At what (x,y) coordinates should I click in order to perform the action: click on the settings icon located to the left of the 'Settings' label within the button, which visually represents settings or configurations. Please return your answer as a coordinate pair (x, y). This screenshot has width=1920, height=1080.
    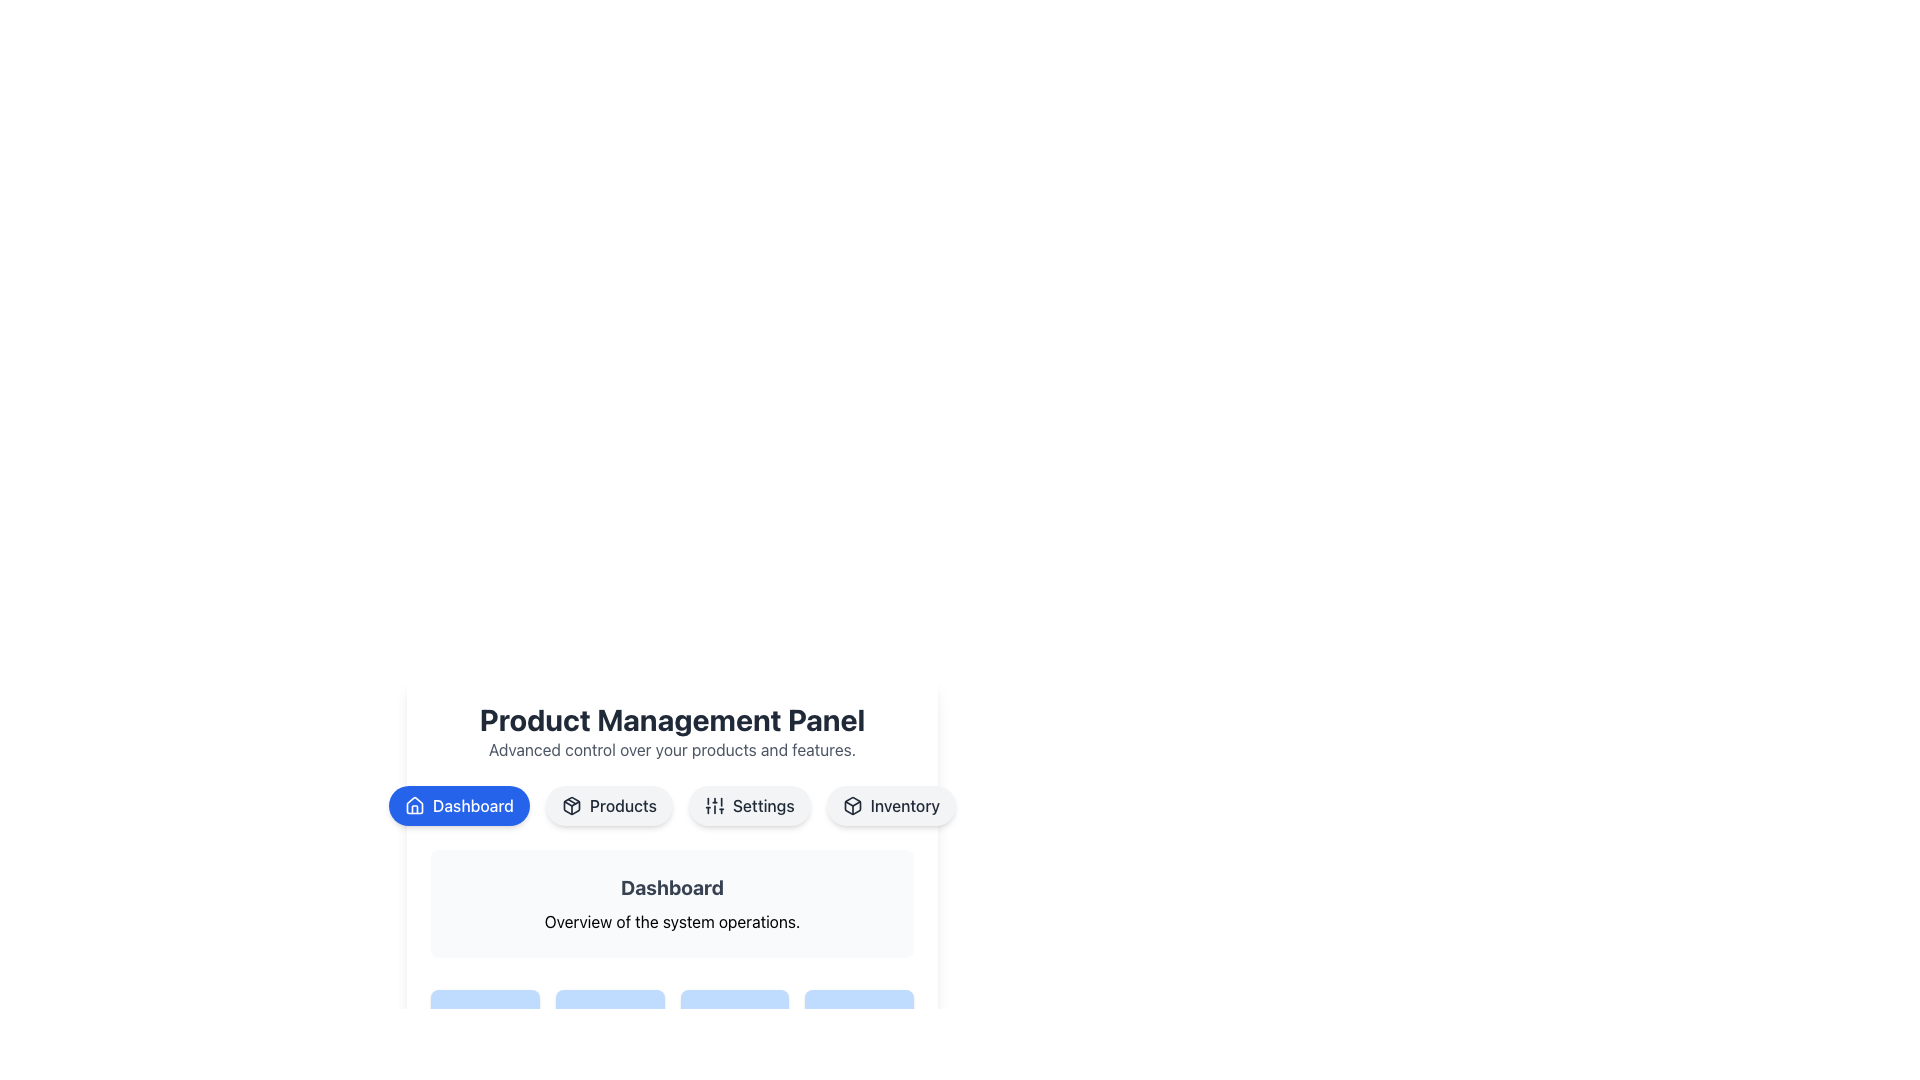
    Looking at the image, I should click on (715, 805).